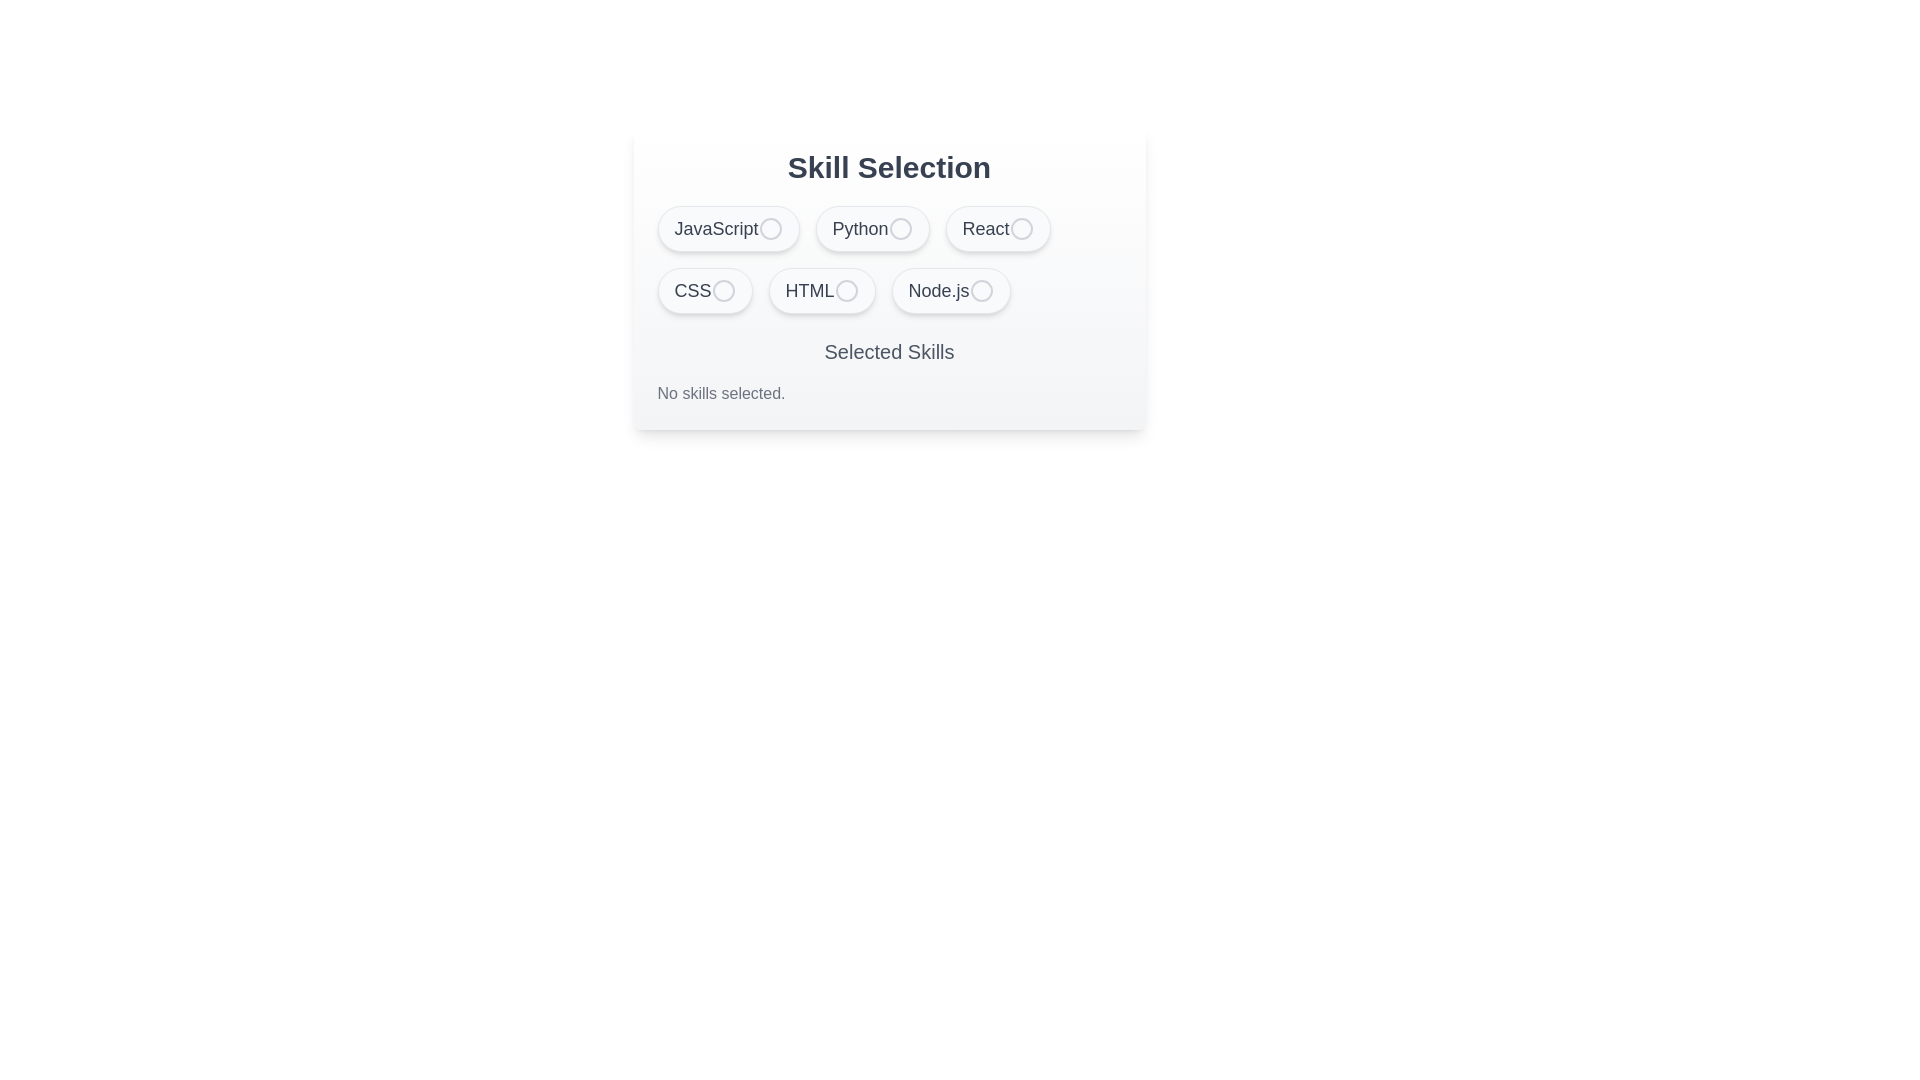  I want to click on the text label displaying 'CSS', which is styled with a larger font size and gray color, located in the leftmost position of the second row of skill options under 'Skill Selection', so click(692, 290).